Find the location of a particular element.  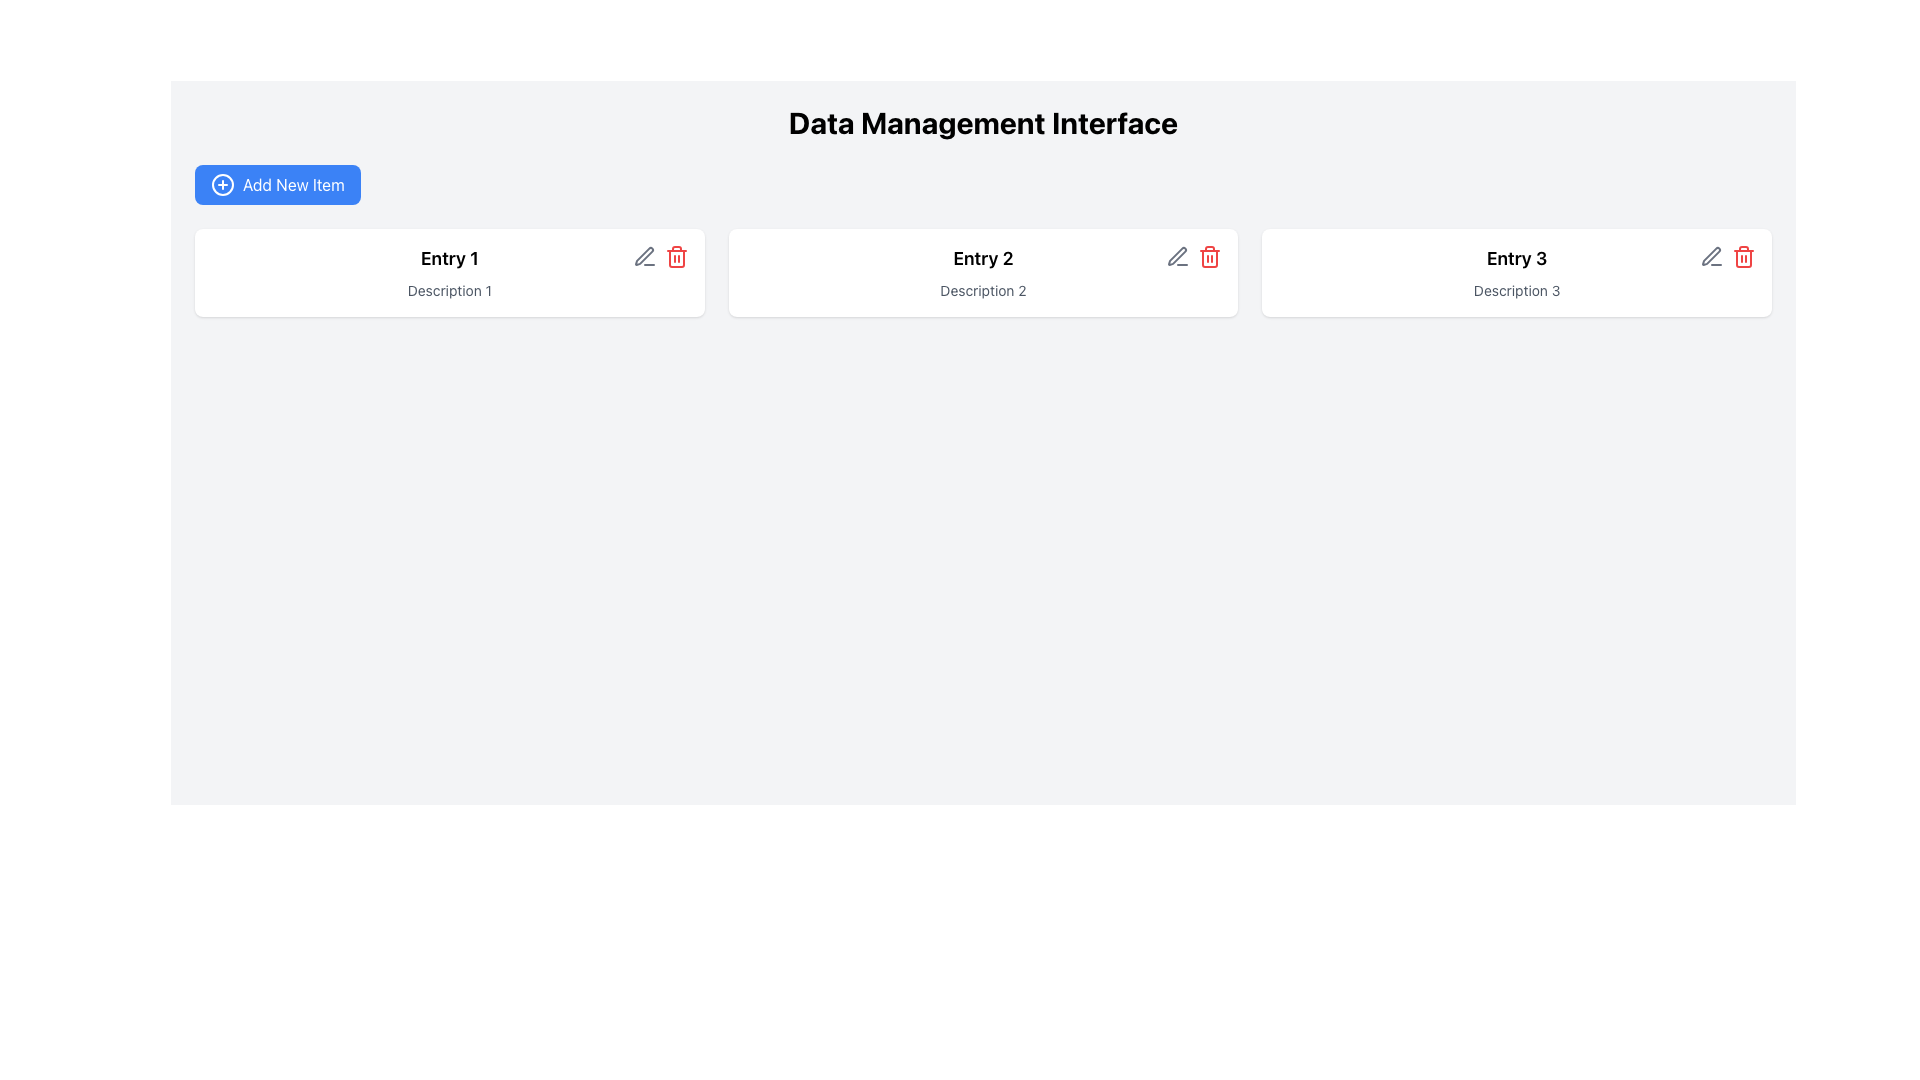

the static description text located directly below the 'Entry 2' heading in the middle panel, which provides additional non-interactive information is located at coordinates (983, 290).